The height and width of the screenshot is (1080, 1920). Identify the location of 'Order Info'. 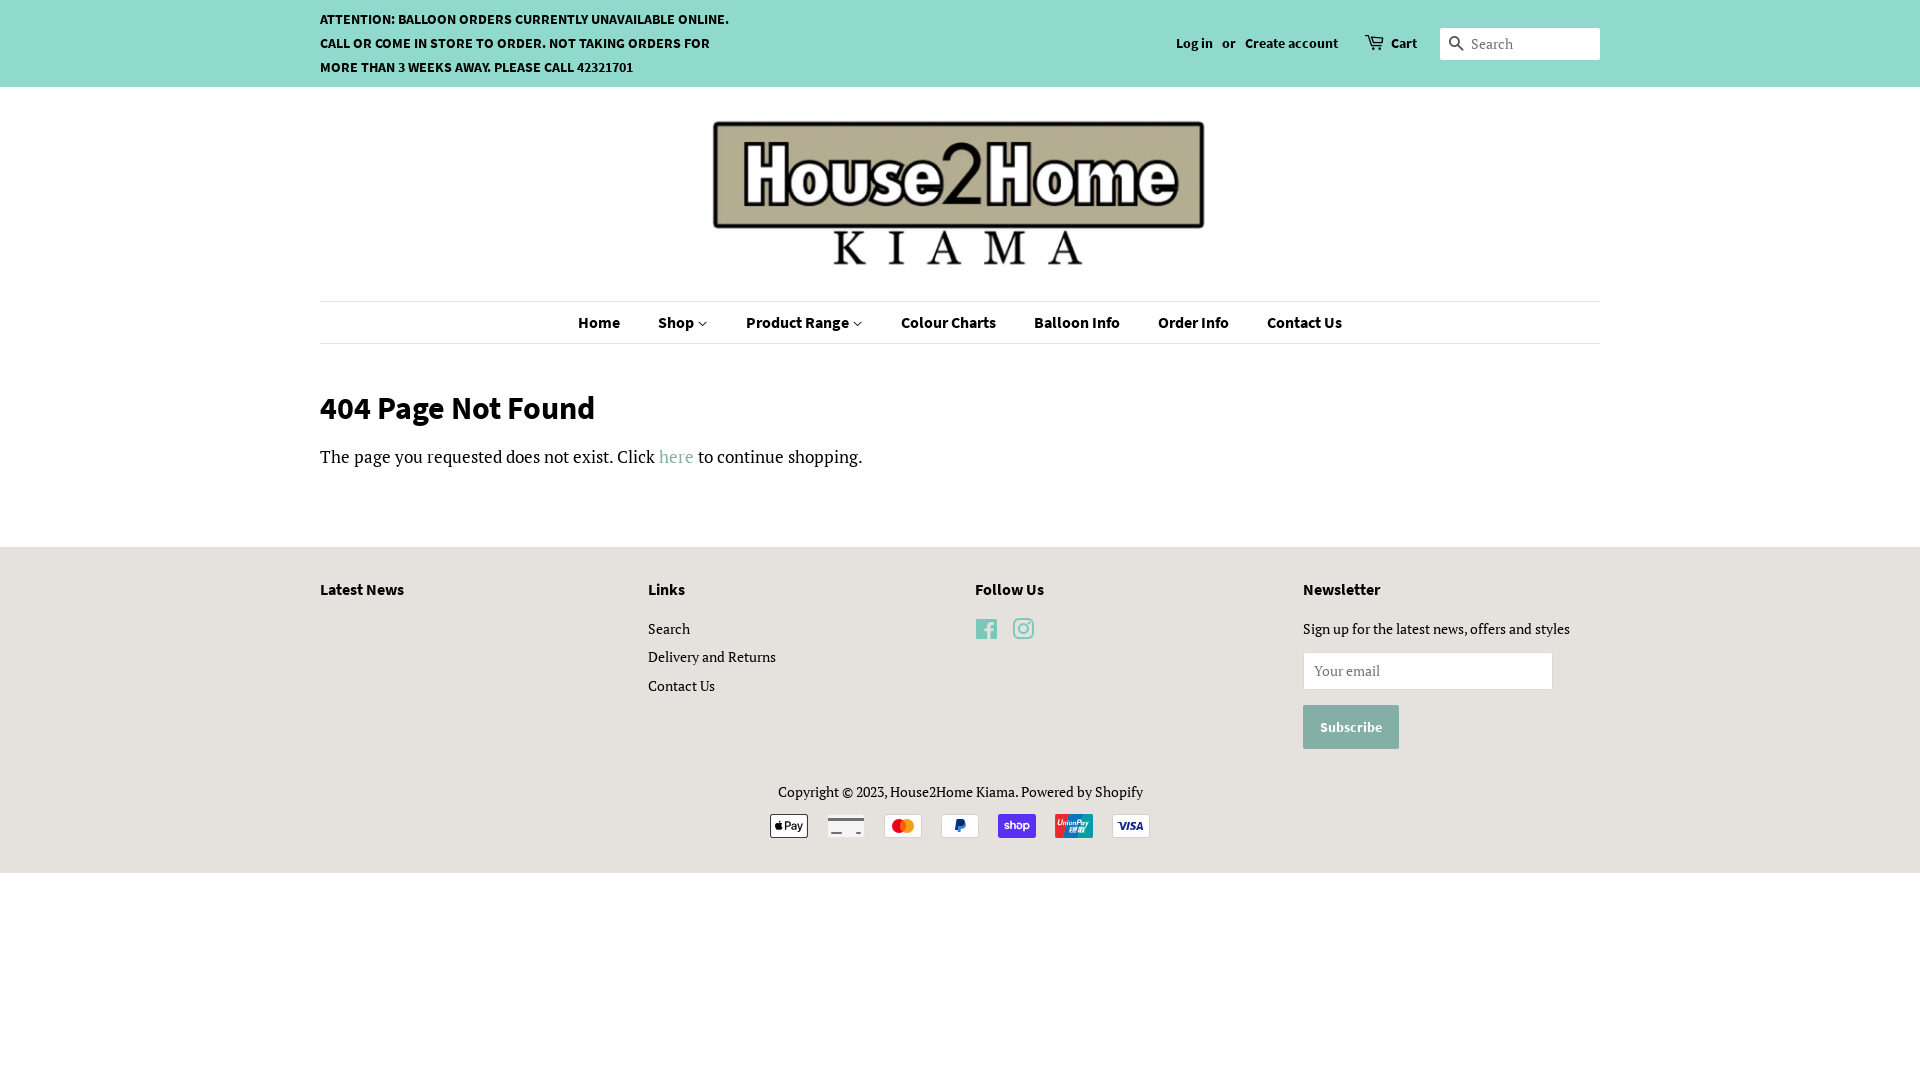
(1195, 321).